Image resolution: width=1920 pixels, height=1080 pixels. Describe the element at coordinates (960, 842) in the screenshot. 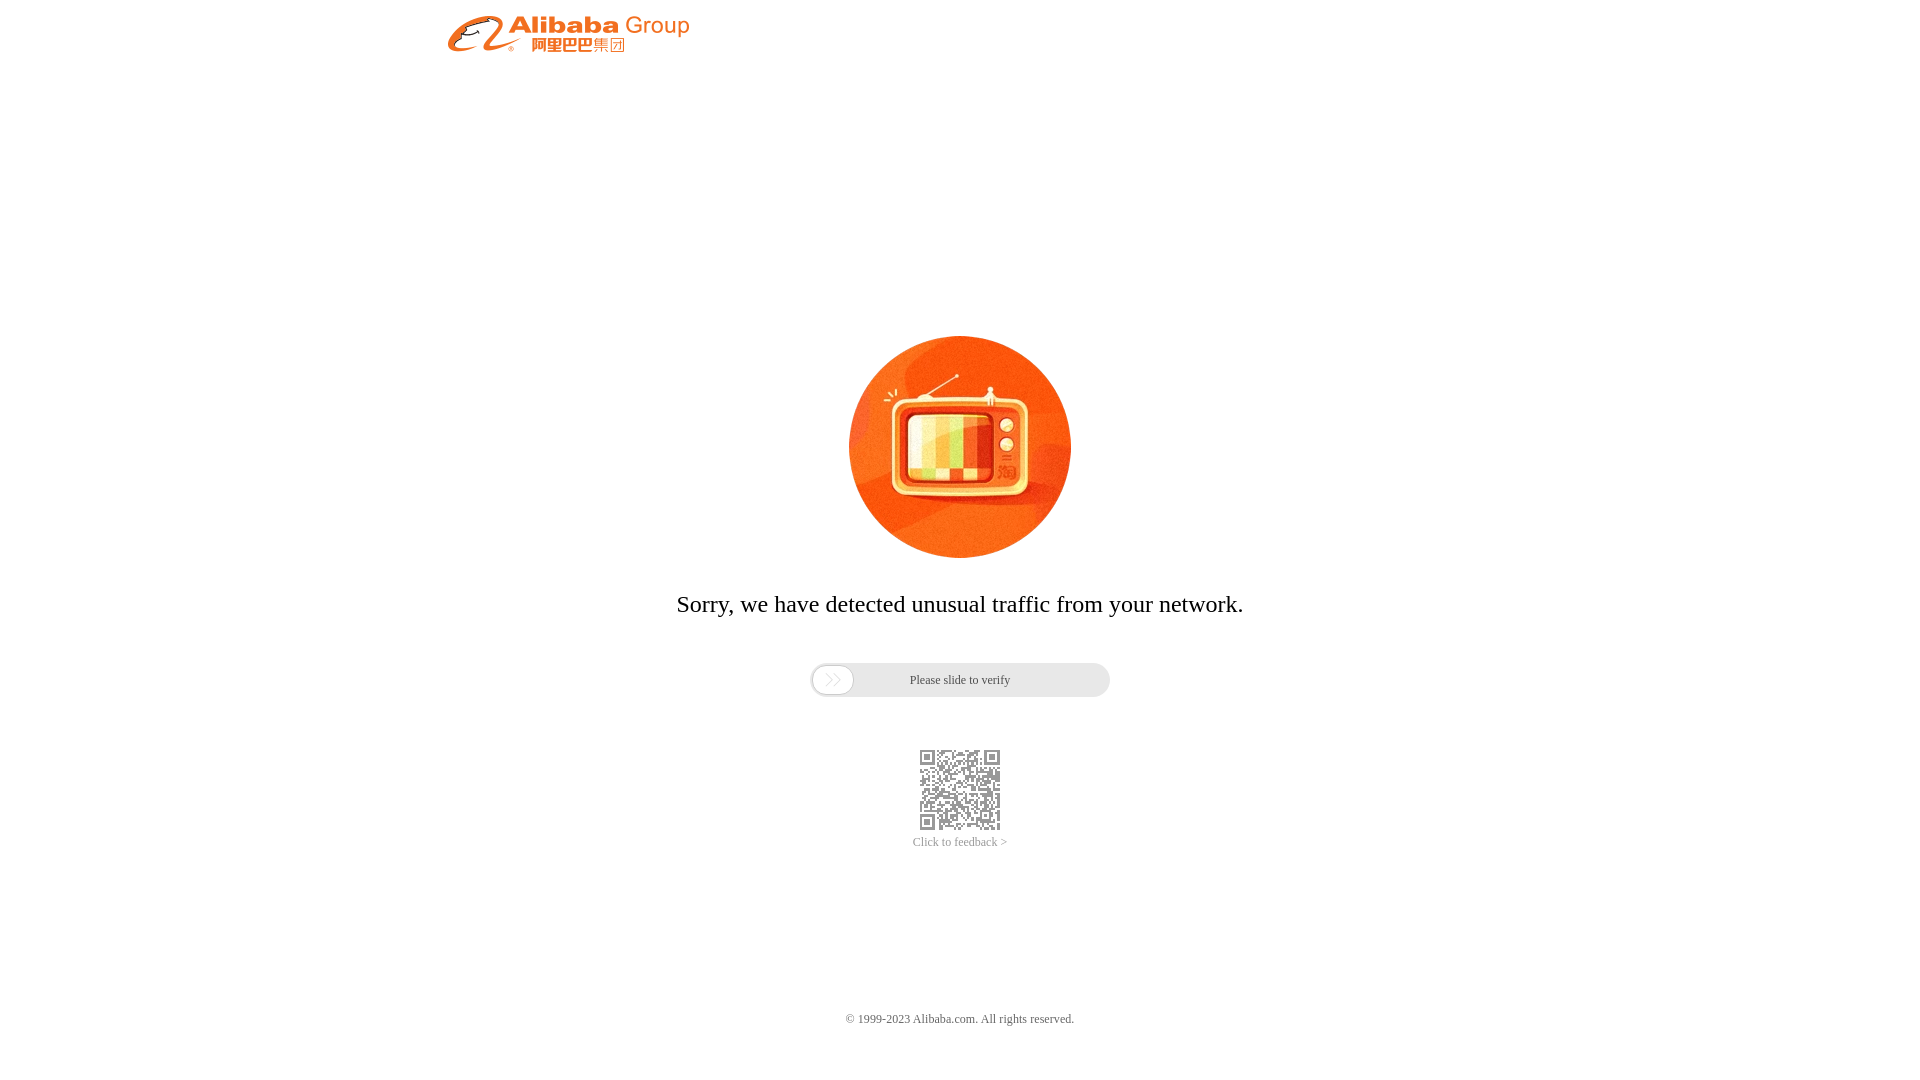

I see `'Click to feedback >'` at that location.